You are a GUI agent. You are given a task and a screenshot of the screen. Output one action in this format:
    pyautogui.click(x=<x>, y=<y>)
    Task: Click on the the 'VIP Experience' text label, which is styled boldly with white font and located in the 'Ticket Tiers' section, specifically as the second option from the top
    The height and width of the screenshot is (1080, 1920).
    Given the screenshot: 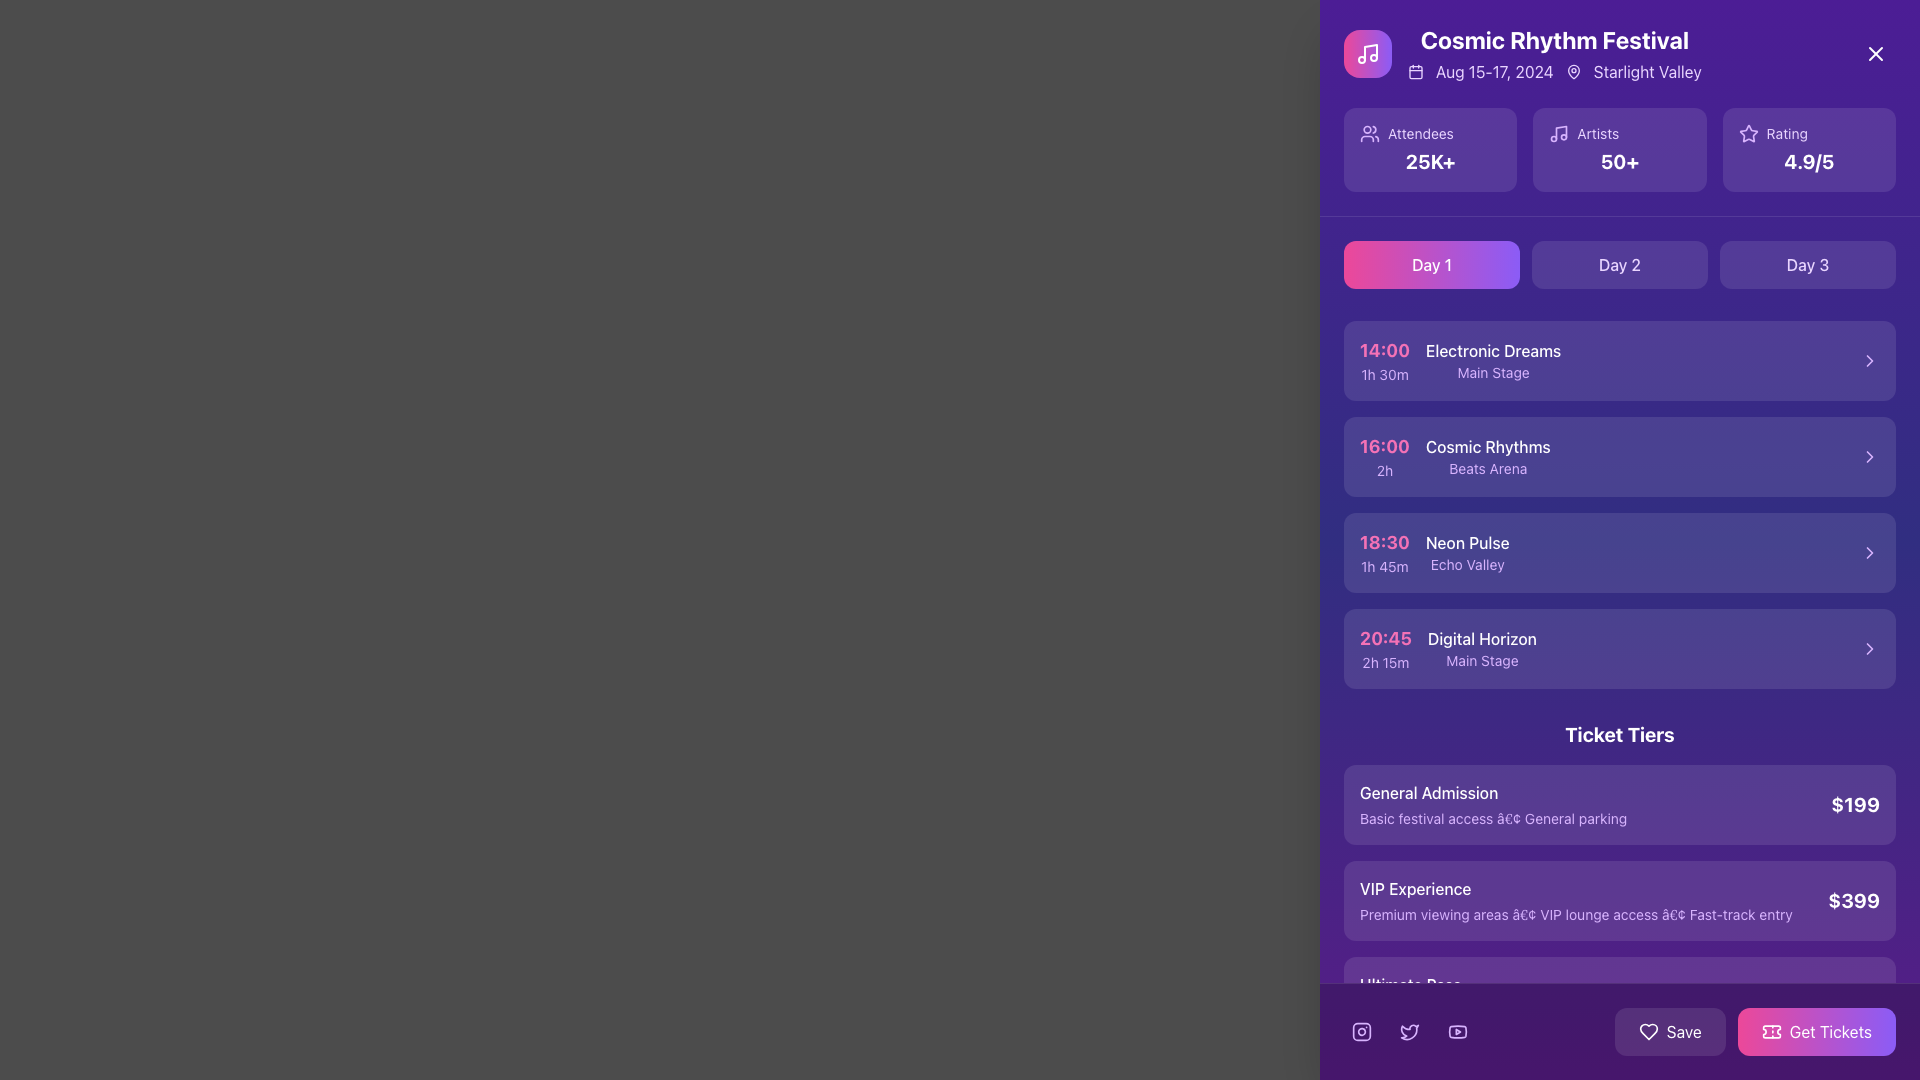 What is the action you would take?
    pyautogui.click(x=1575, y=901)
    